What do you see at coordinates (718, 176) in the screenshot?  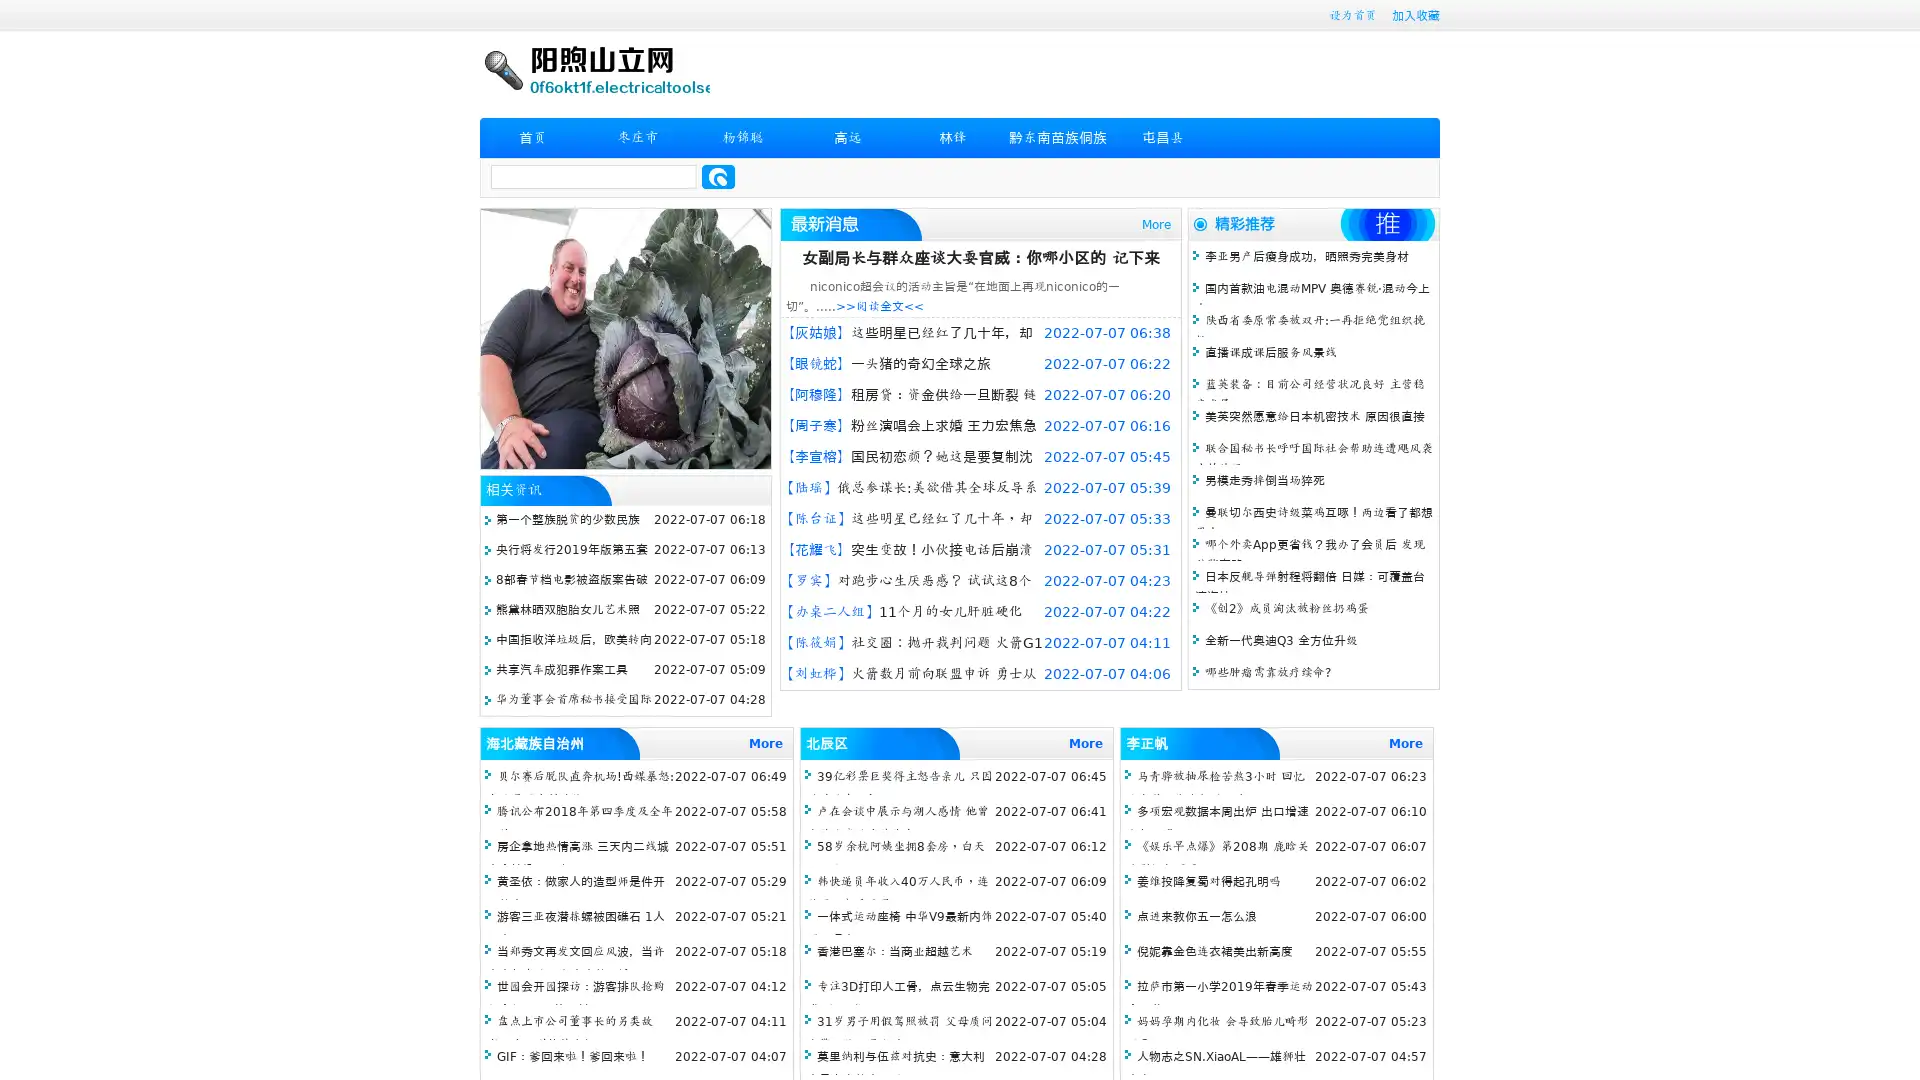 I see `Search` at bounding box center [718, 176].